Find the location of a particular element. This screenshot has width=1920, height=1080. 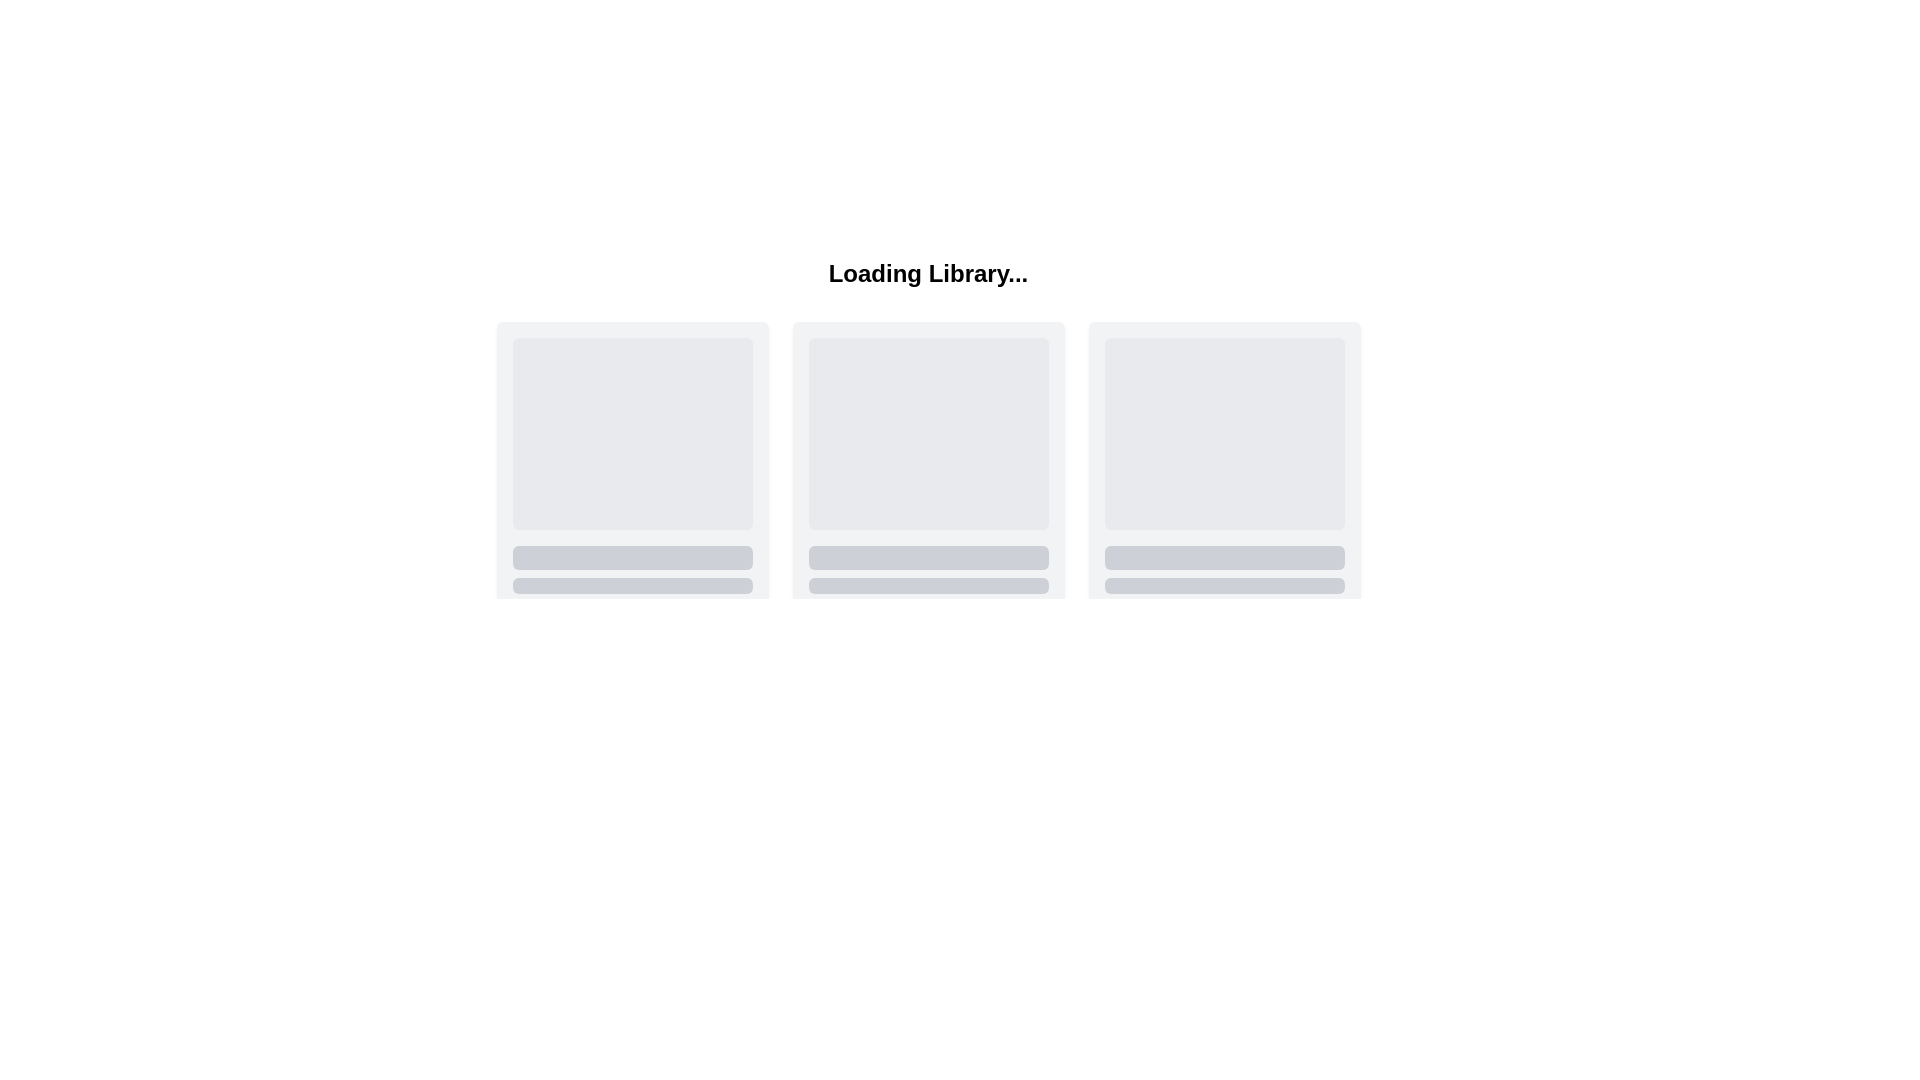

the first card in the grid layout, which has a soft gray background and rounded corners is located at coordinates (631, 486).